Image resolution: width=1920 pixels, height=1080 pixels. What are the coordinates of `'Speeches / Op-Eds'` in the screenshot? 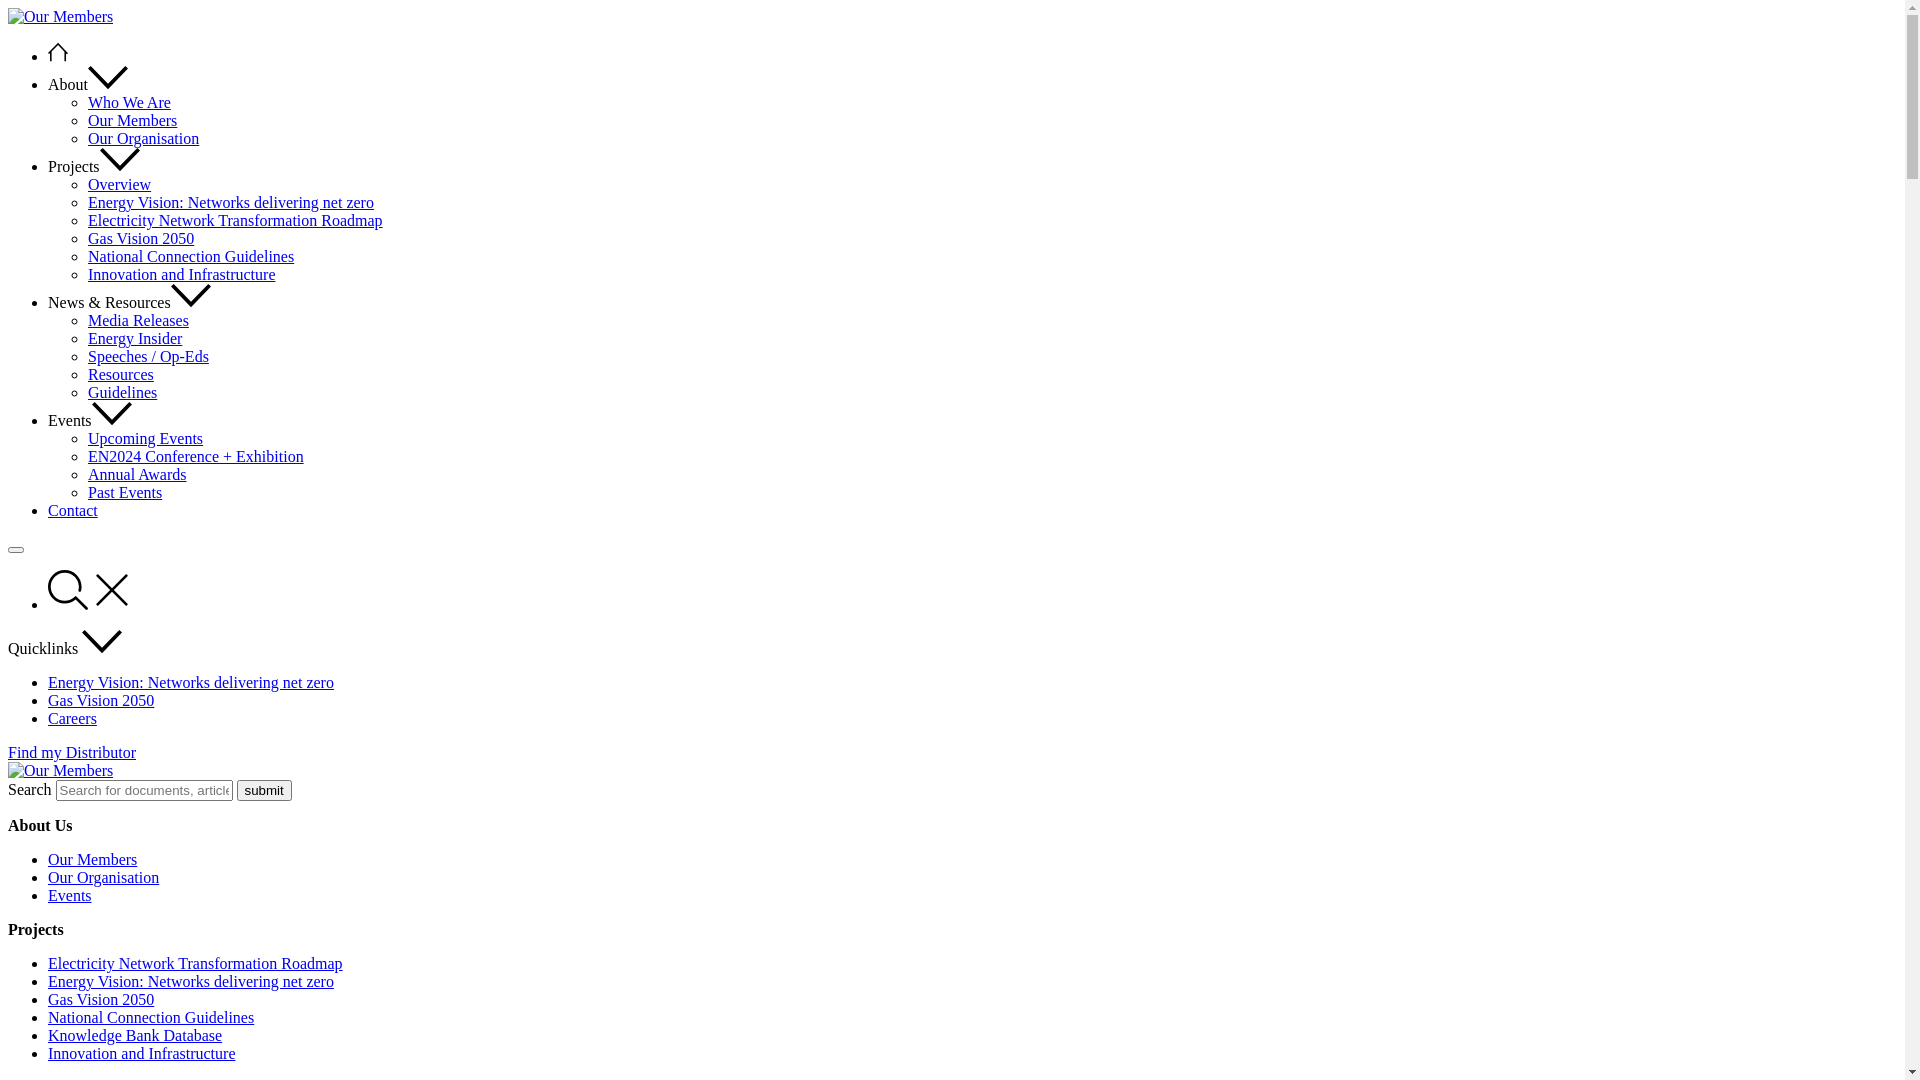 It's located at (147, 355).